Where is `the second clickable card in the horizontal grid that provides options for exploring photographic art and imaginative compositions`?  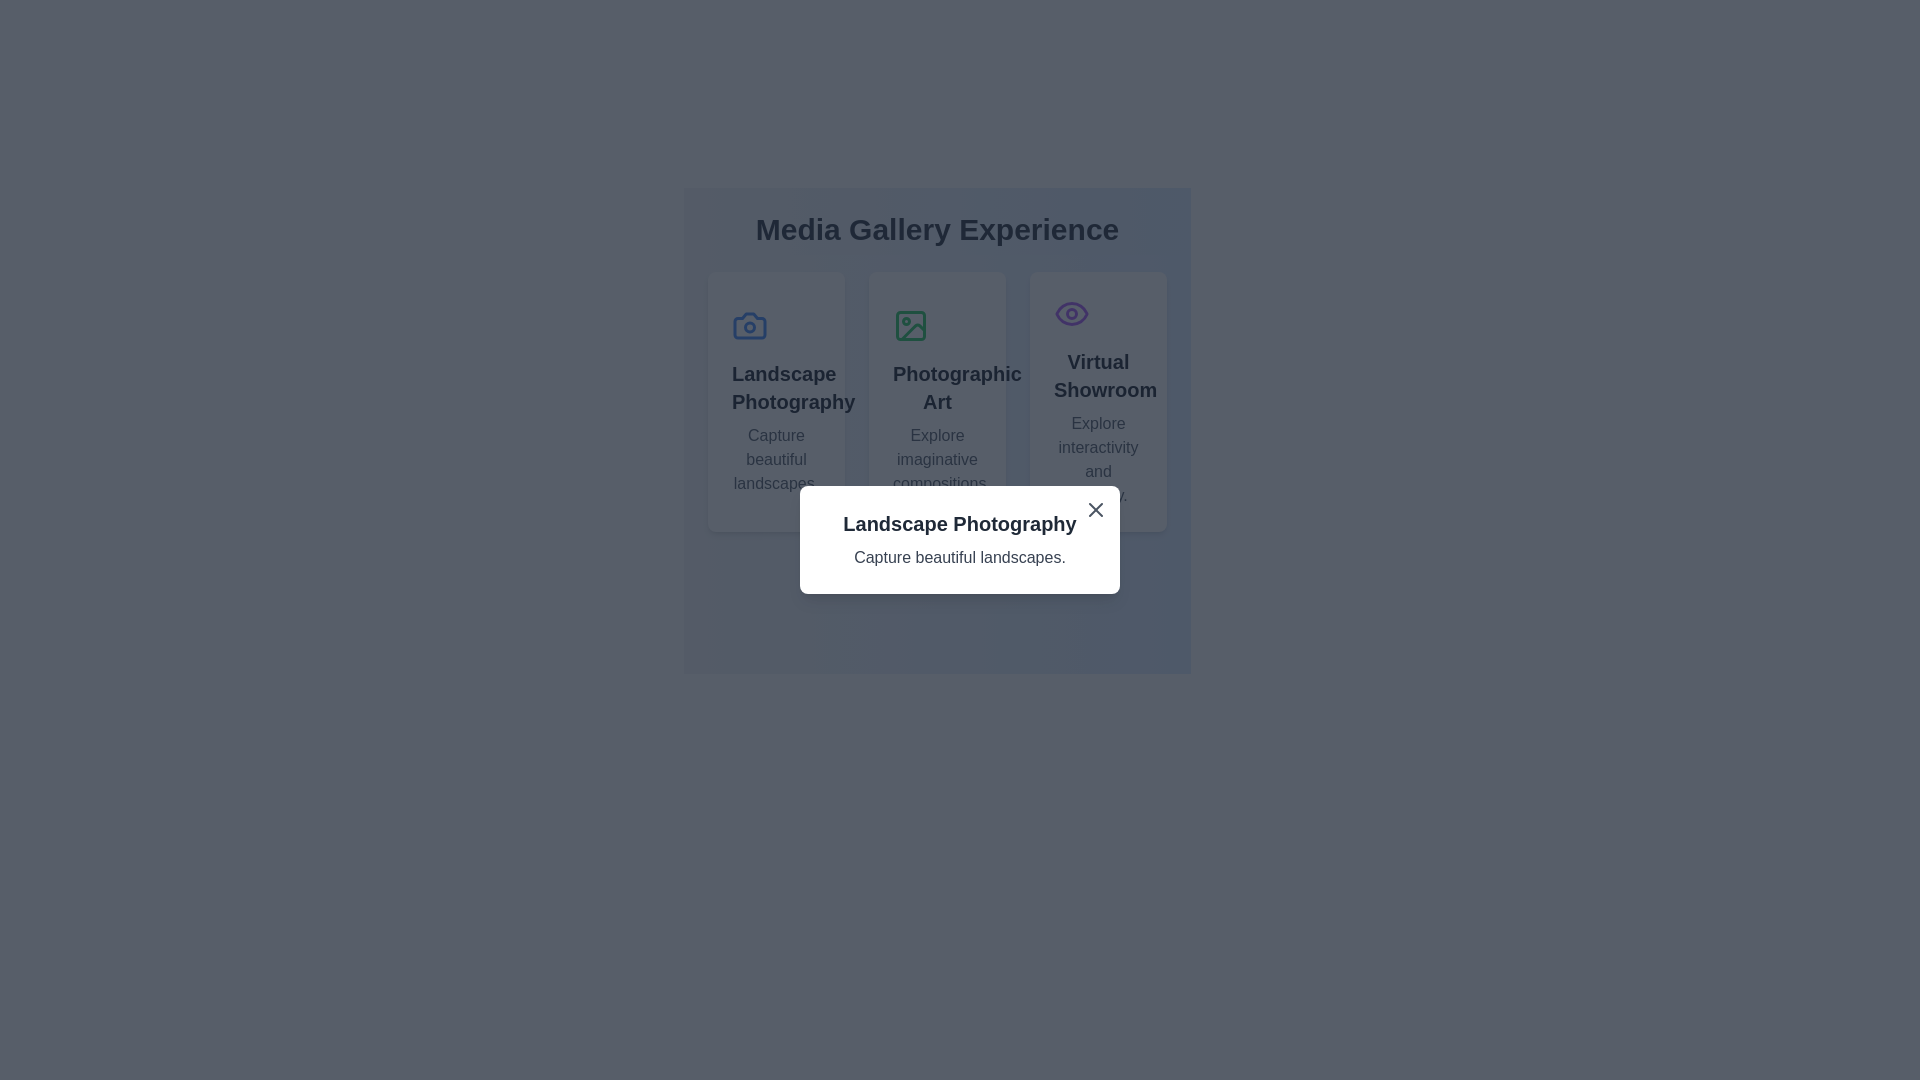
the second clickable card in the horizontal grid that provides options for exploring photographic art and imaginative compositions is located at coordinates (936, 401).